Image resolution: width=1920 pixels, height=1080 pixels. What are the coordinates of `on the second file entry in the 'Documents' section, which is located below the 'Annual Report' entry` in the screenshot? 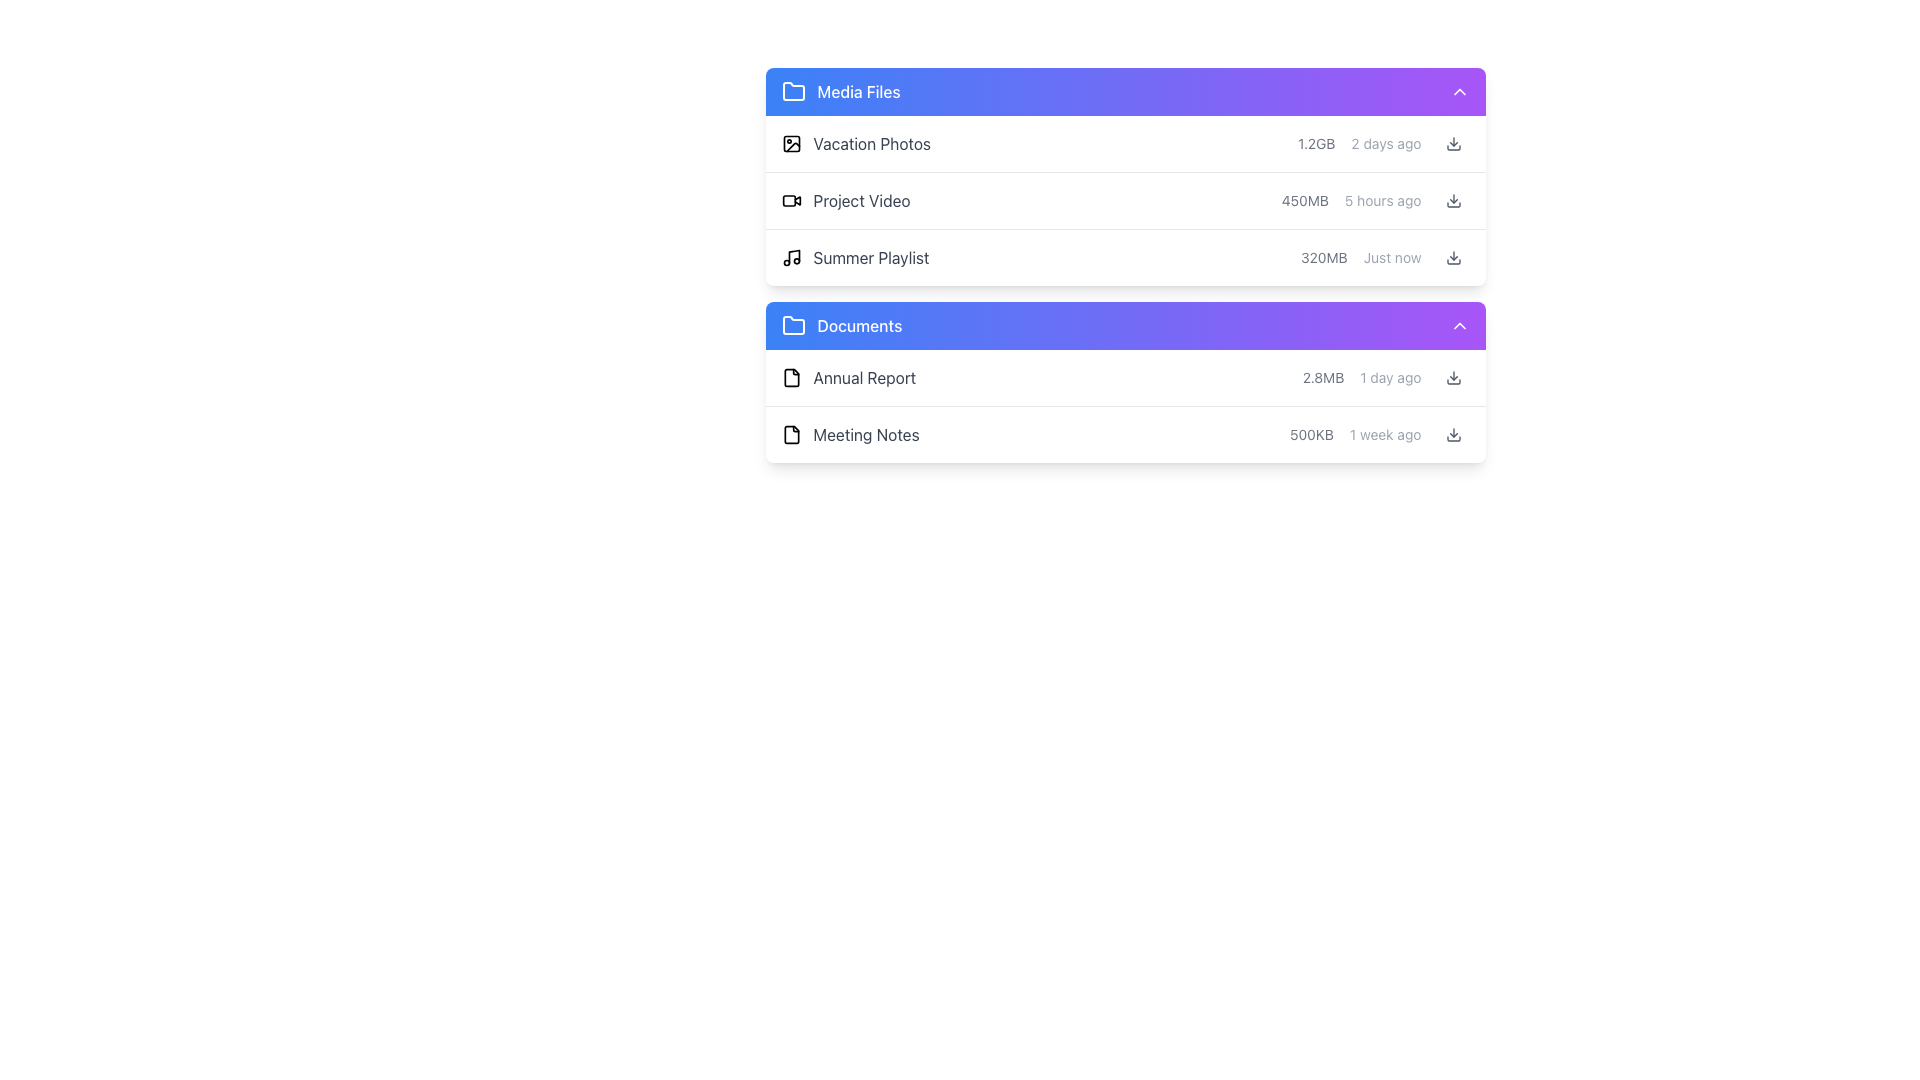 It's located at (1125, 434).